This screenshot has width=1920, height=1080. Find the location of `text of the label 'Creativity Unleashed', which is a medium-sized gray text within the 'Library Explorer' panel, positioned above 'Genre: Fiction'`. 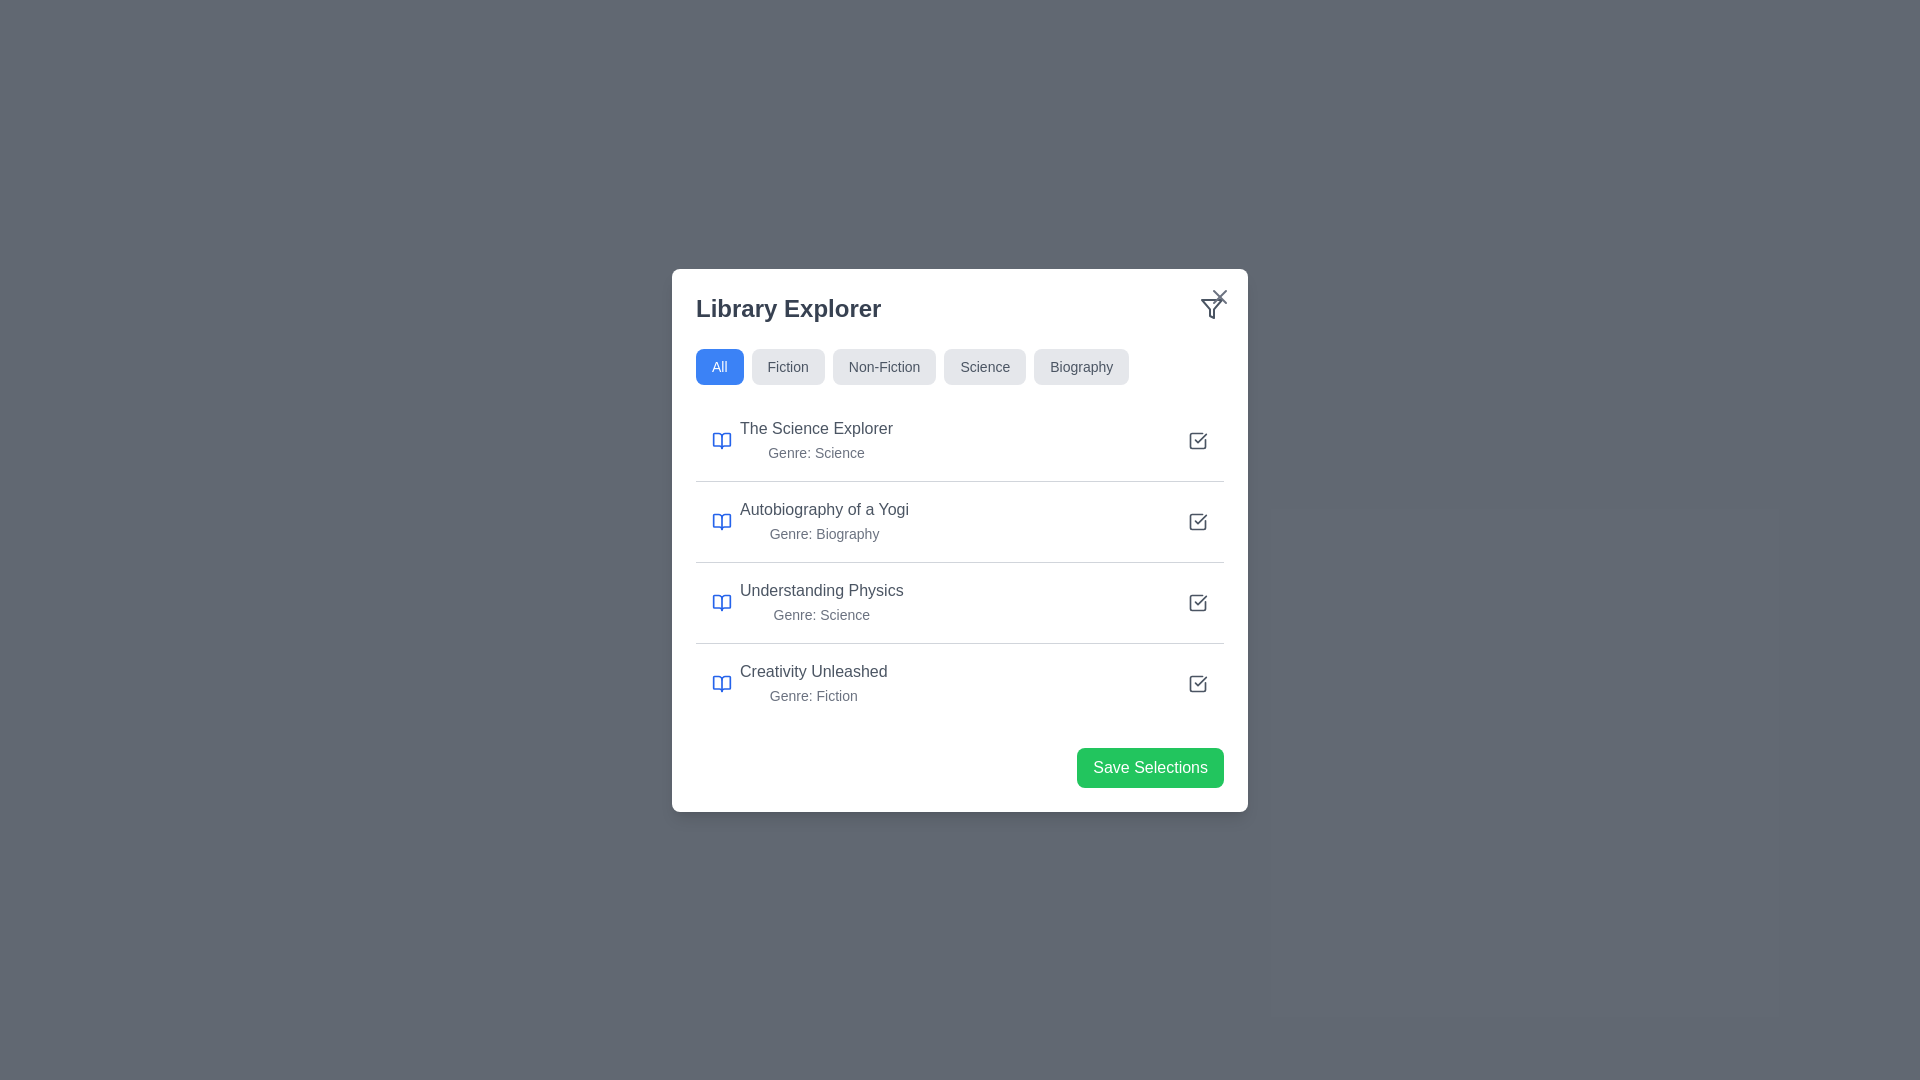

text of the label 'Creativity Unleashed', which is a medium-sized gray text within the 'Library Explorer' panel, positioned above 'Genre: Fiction' is located at coordinates (813, 671).